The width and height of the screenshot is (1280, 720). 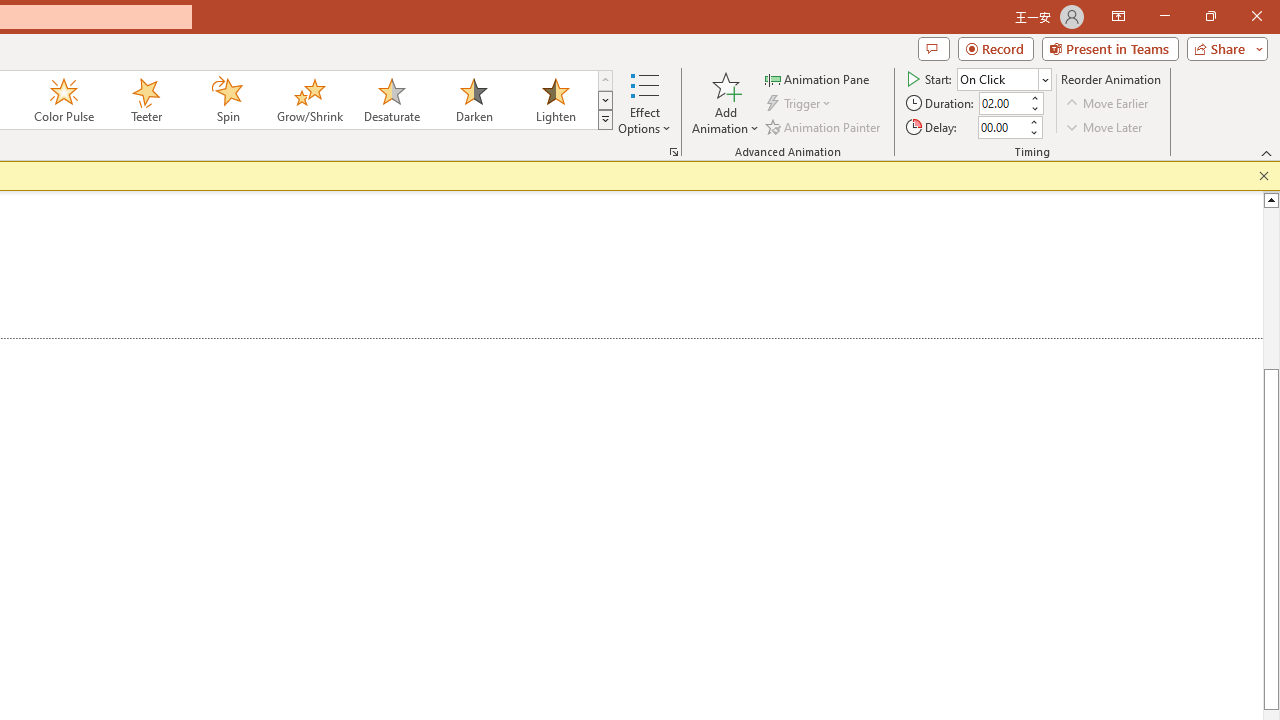 I want to click on 'Lighten', so click(x=555, y=100).